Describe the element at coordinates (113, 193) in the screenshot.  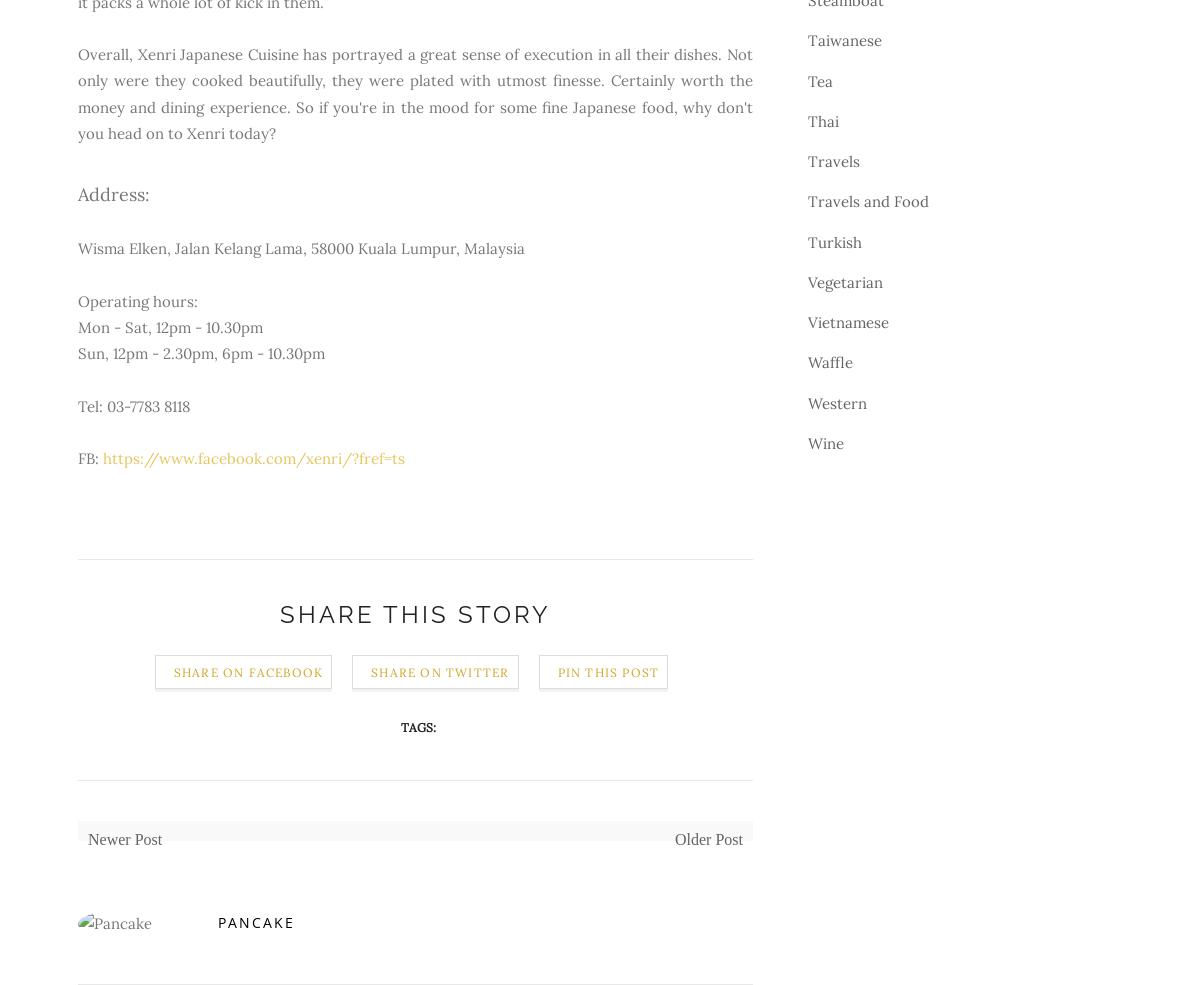
I see `'Address:'` at that location.